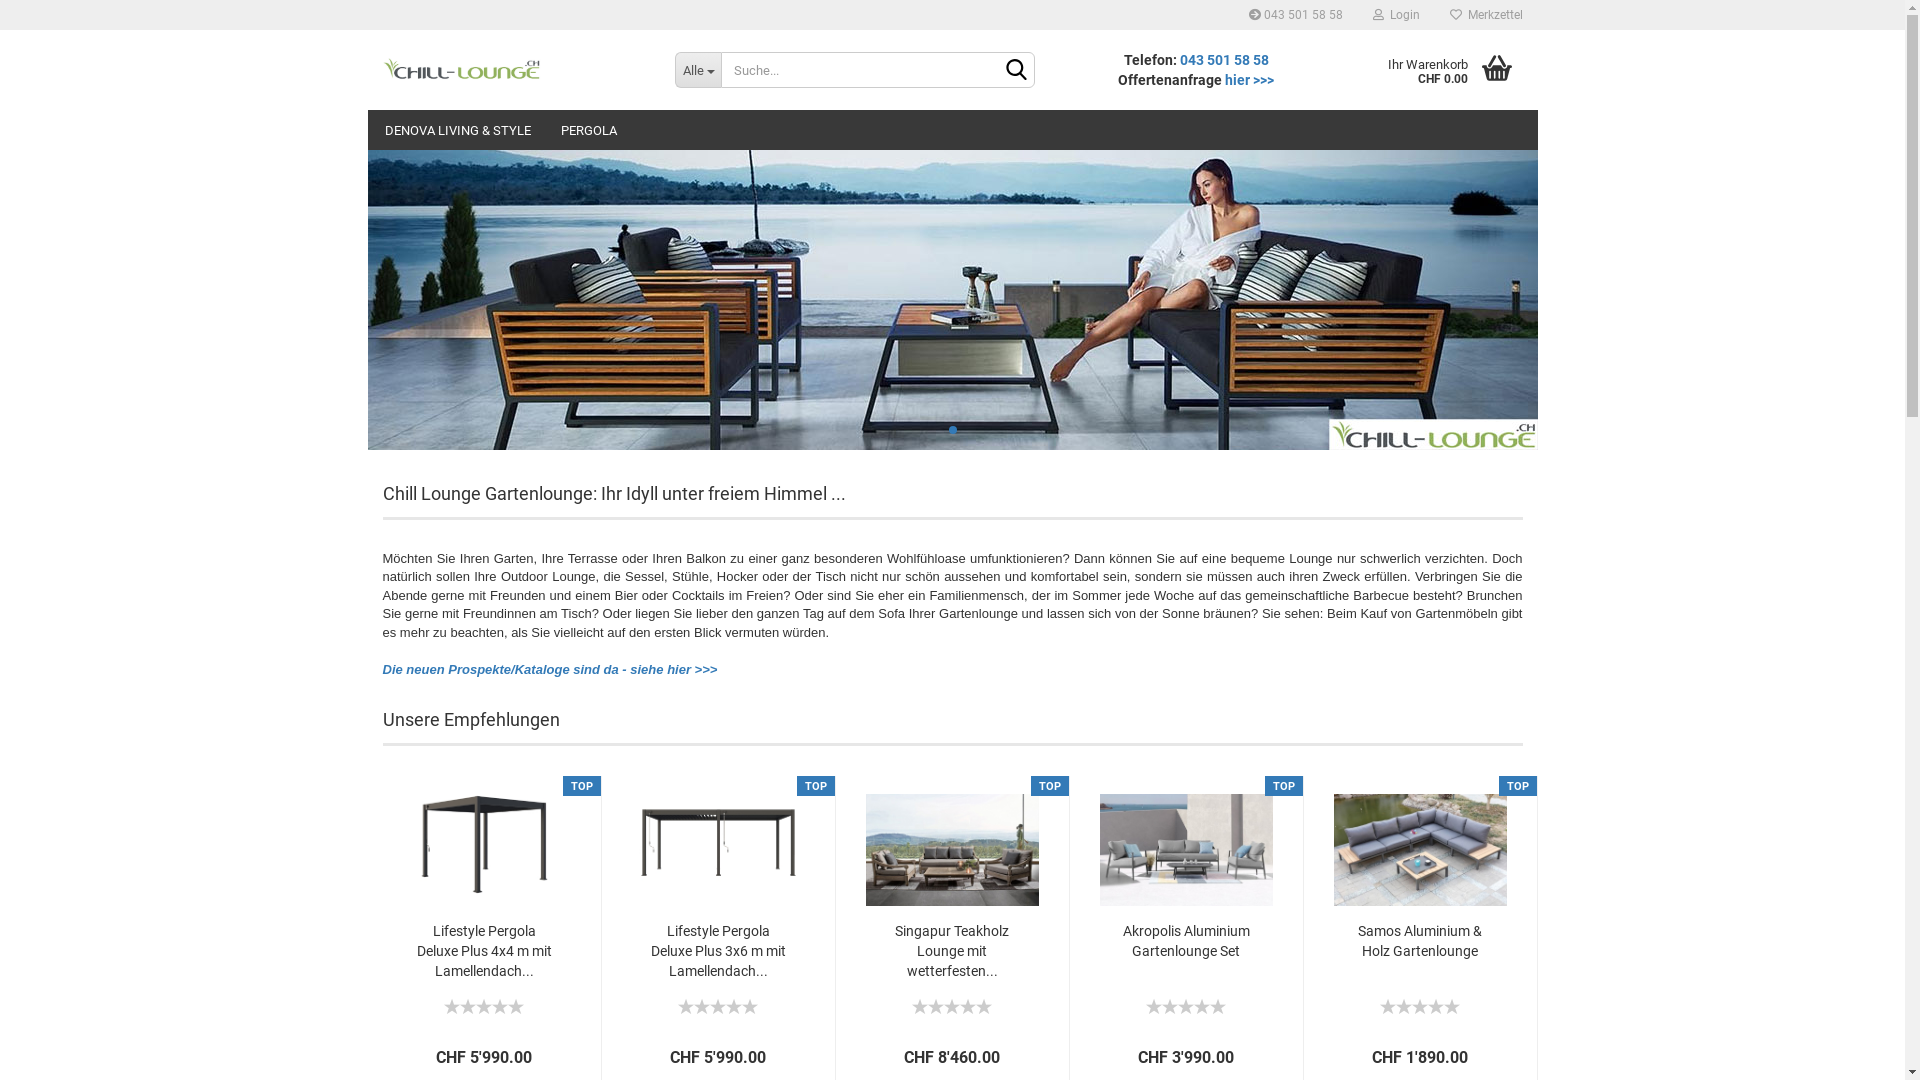  What do you see at coordinates (951, 840) in the screenshot?
I see `'Singapur Teakholz Lounge mit wetterfesten Outdoorkissen'` at bounding box center [951, 840].